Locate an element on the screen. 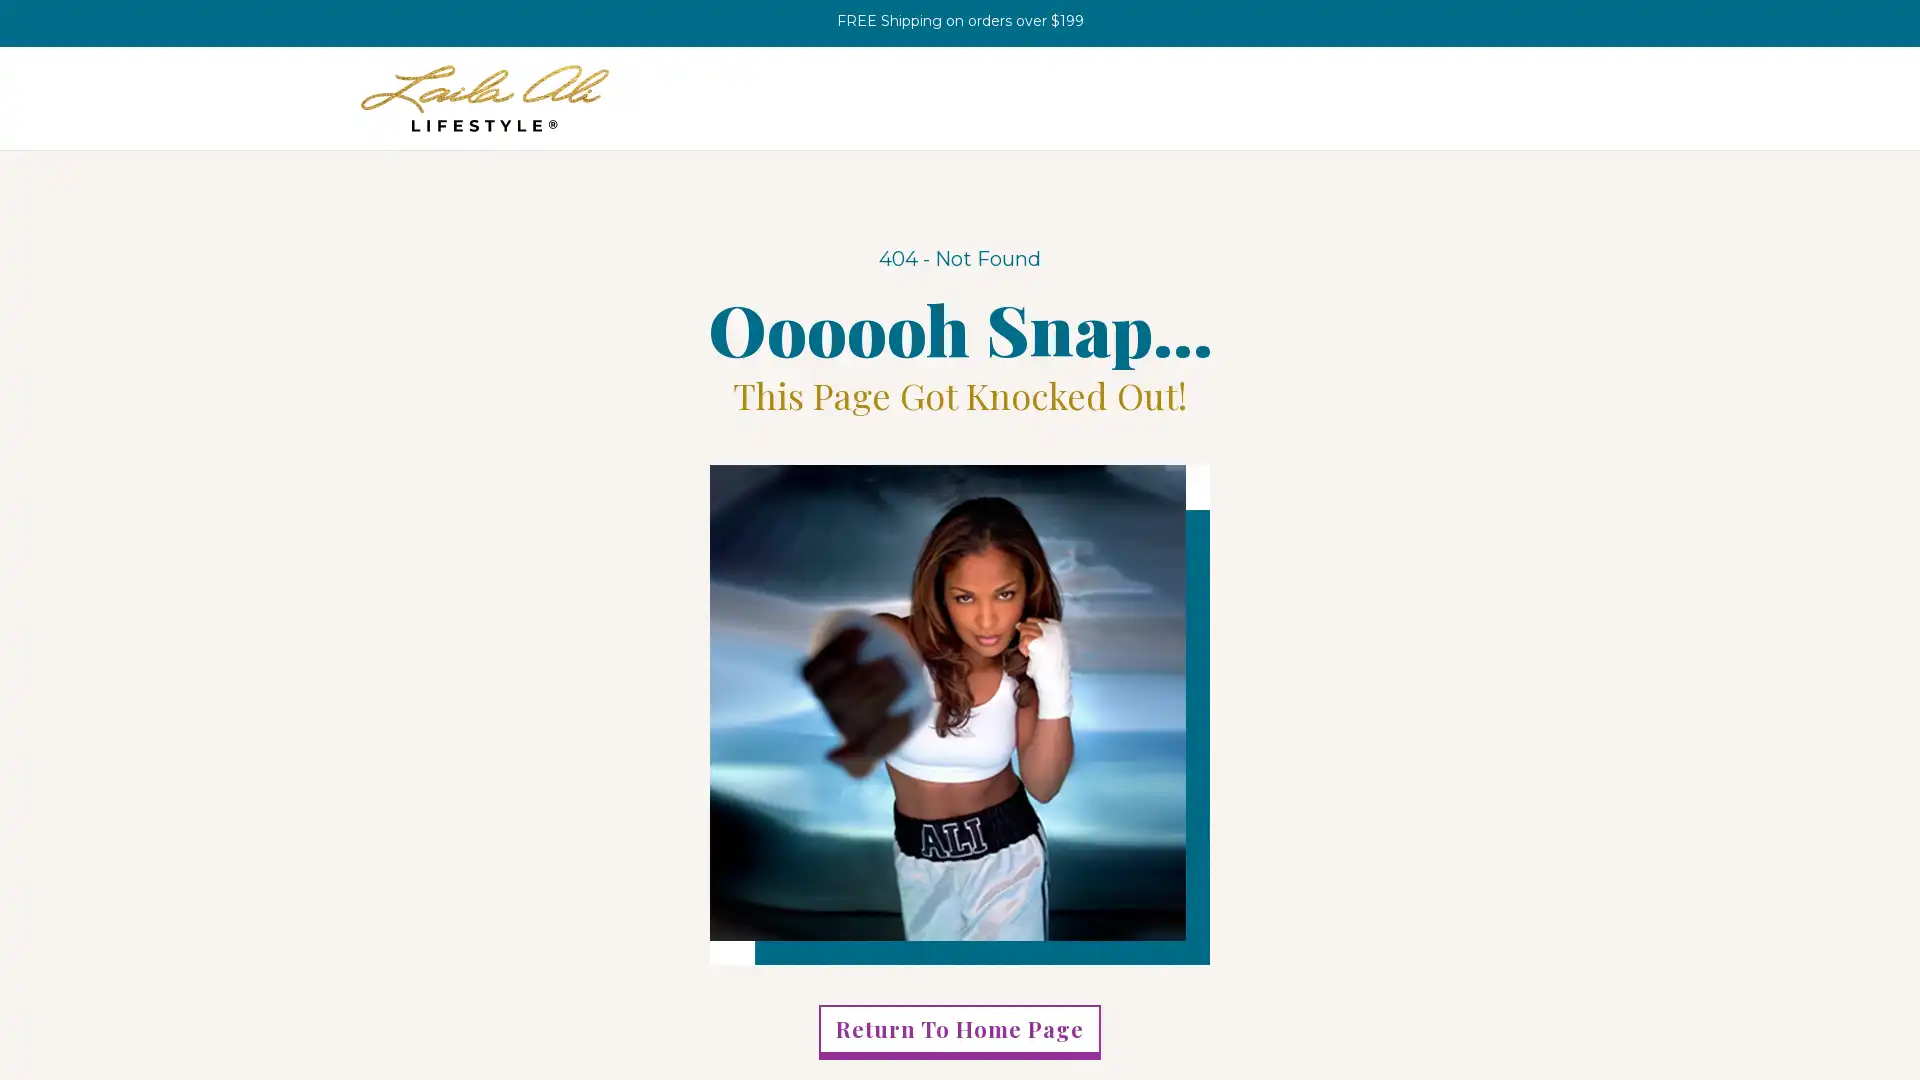 Image resolution: width=1920 pixels, height=1080 pixels. Return To Home Page is located at coordinates (960, 1031).